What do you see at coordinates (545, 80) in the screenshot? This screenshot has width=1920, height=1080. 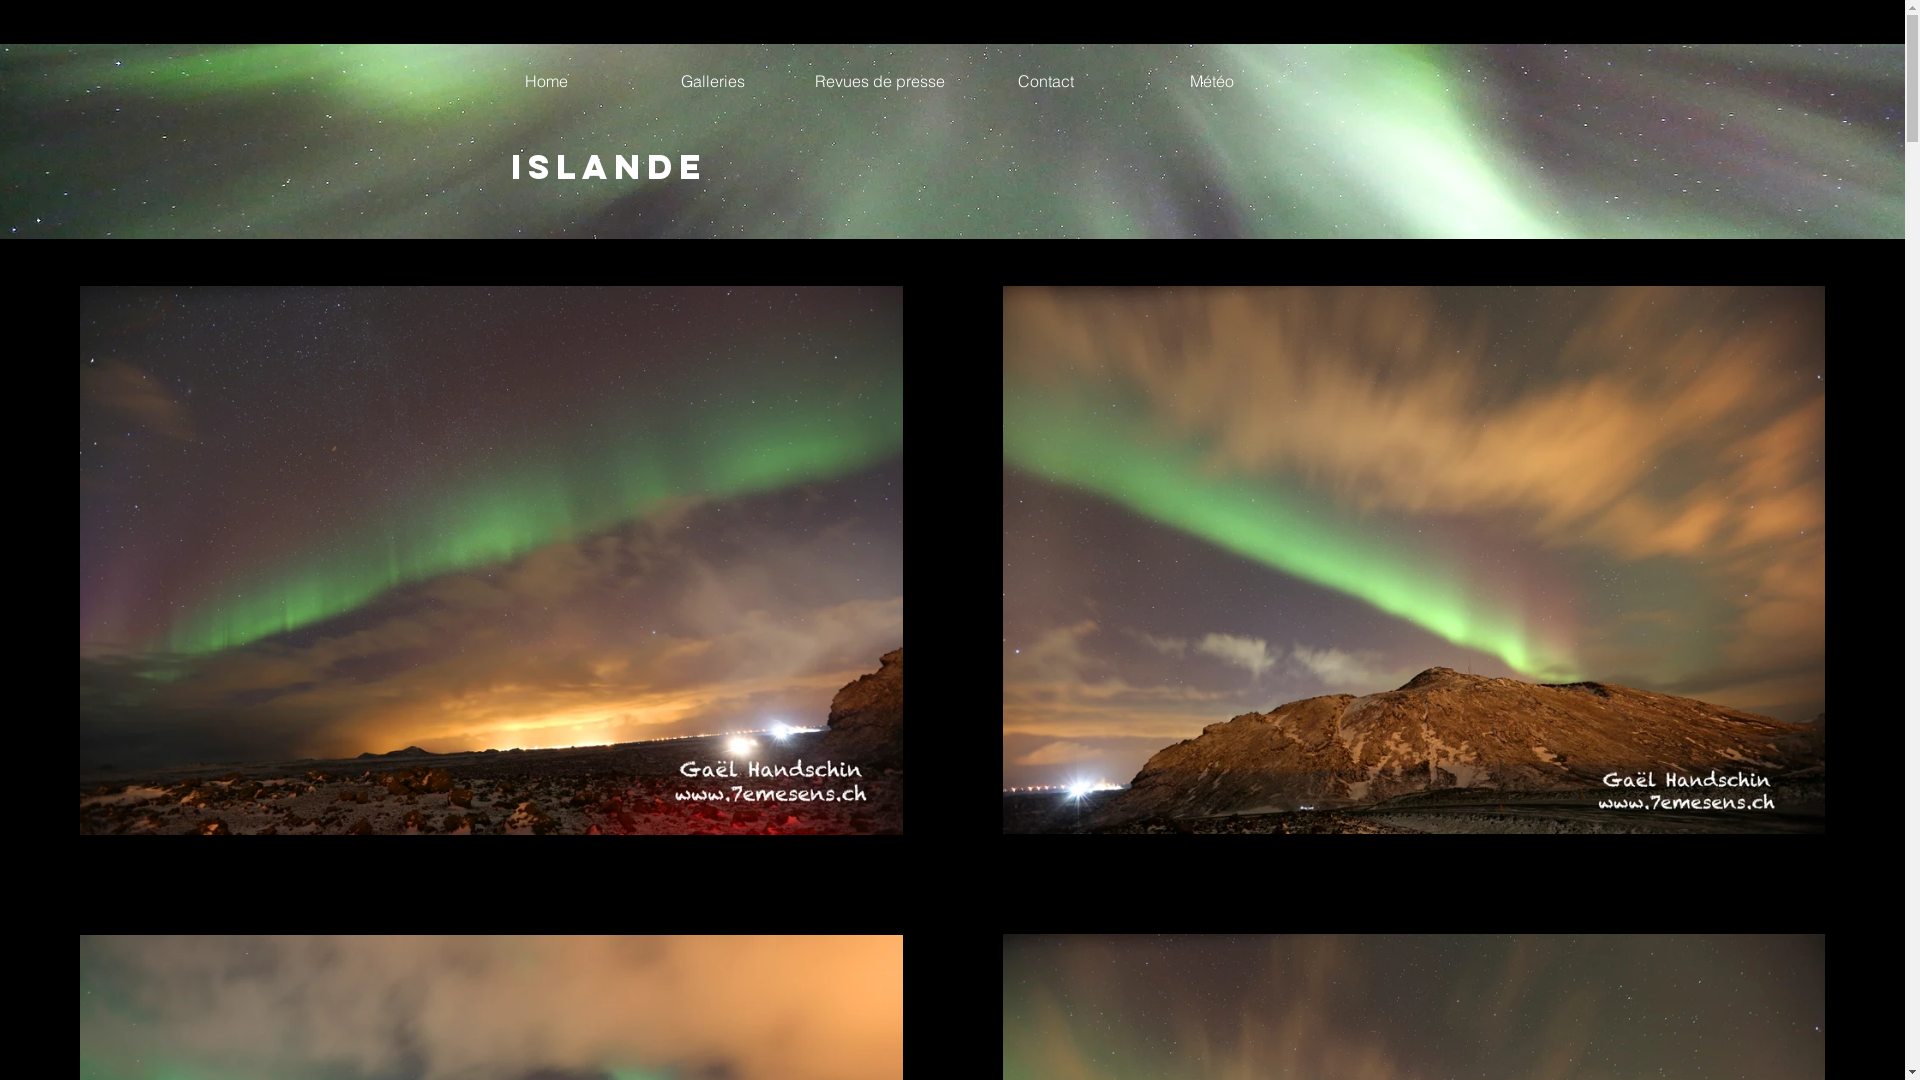 I see `'Home'` at bounding box center [545, 80].